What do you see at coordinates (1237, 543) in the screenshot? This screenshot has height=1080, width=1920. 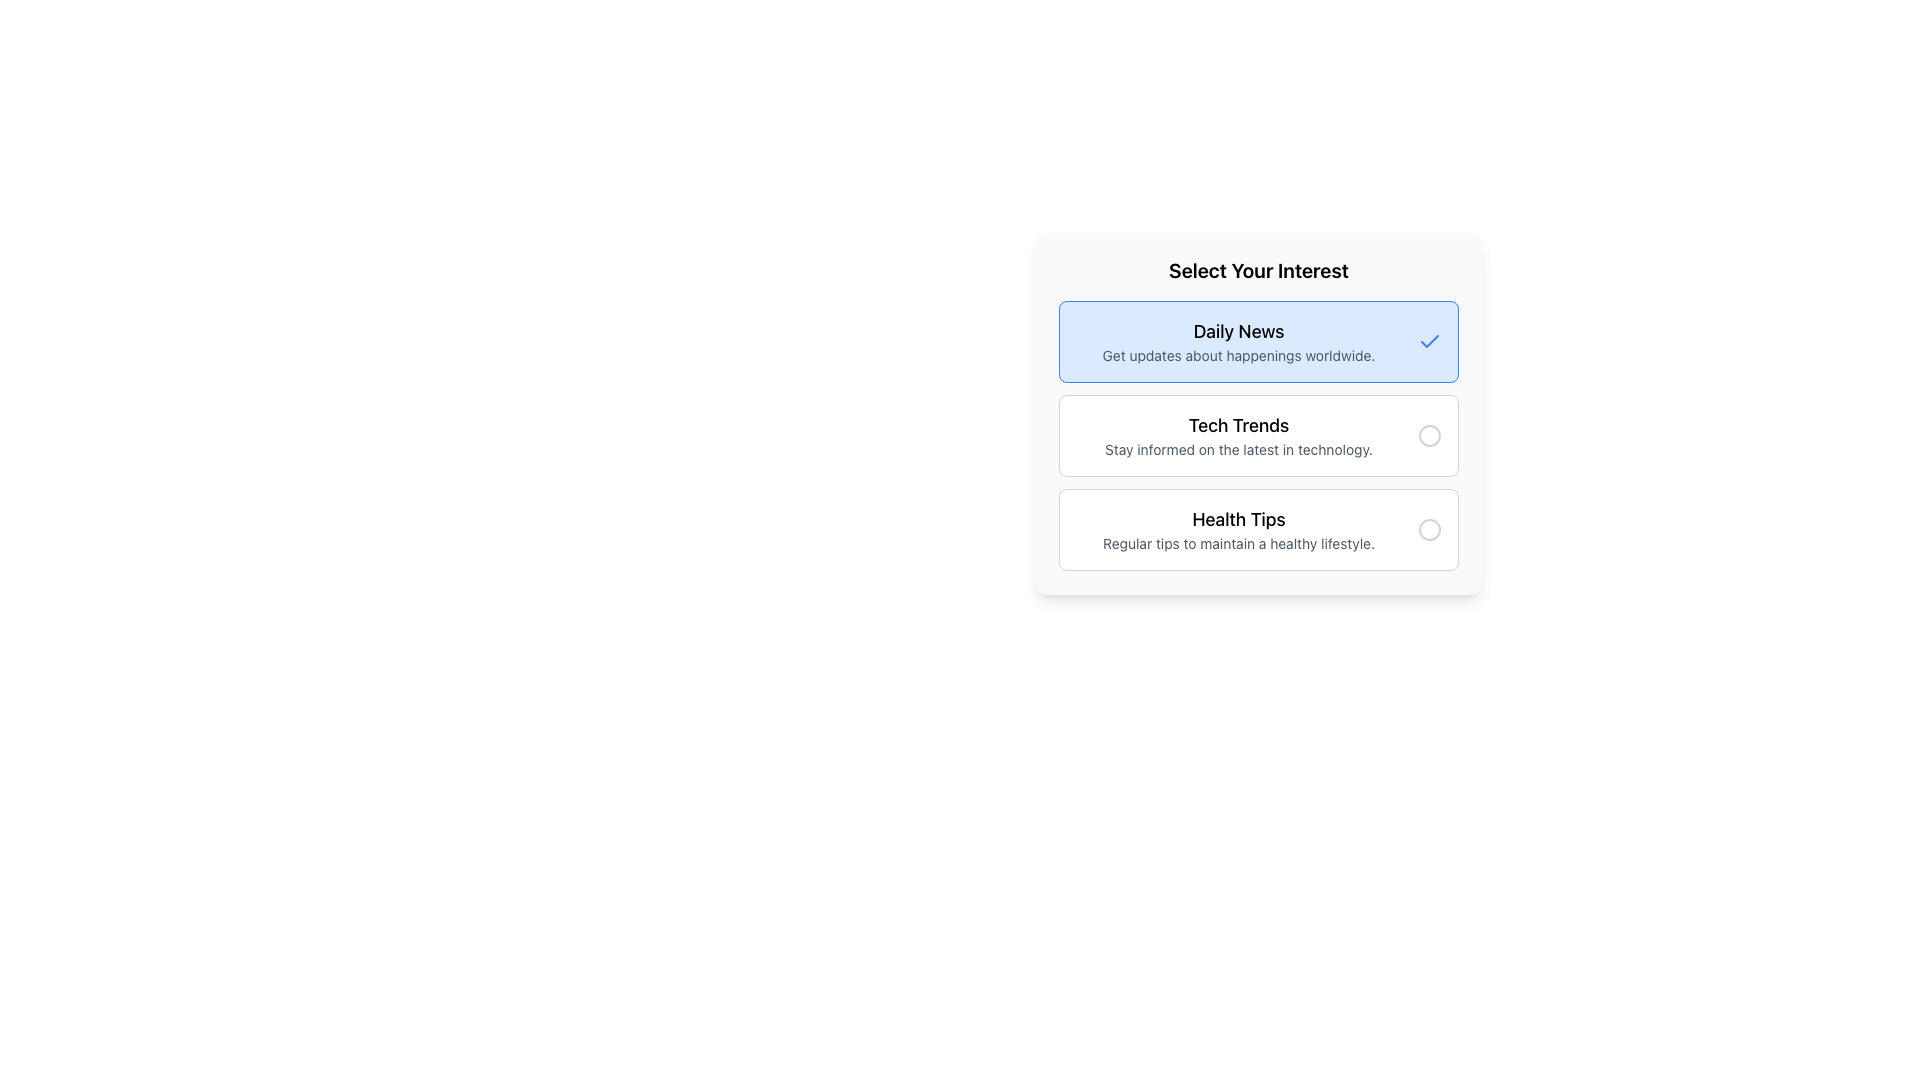 I see `the static text element that provides additional information about the 'Health Tips' option in the selection interface, which is located directly below the 'Health Tips' text` at bounding box center [1237, 543].